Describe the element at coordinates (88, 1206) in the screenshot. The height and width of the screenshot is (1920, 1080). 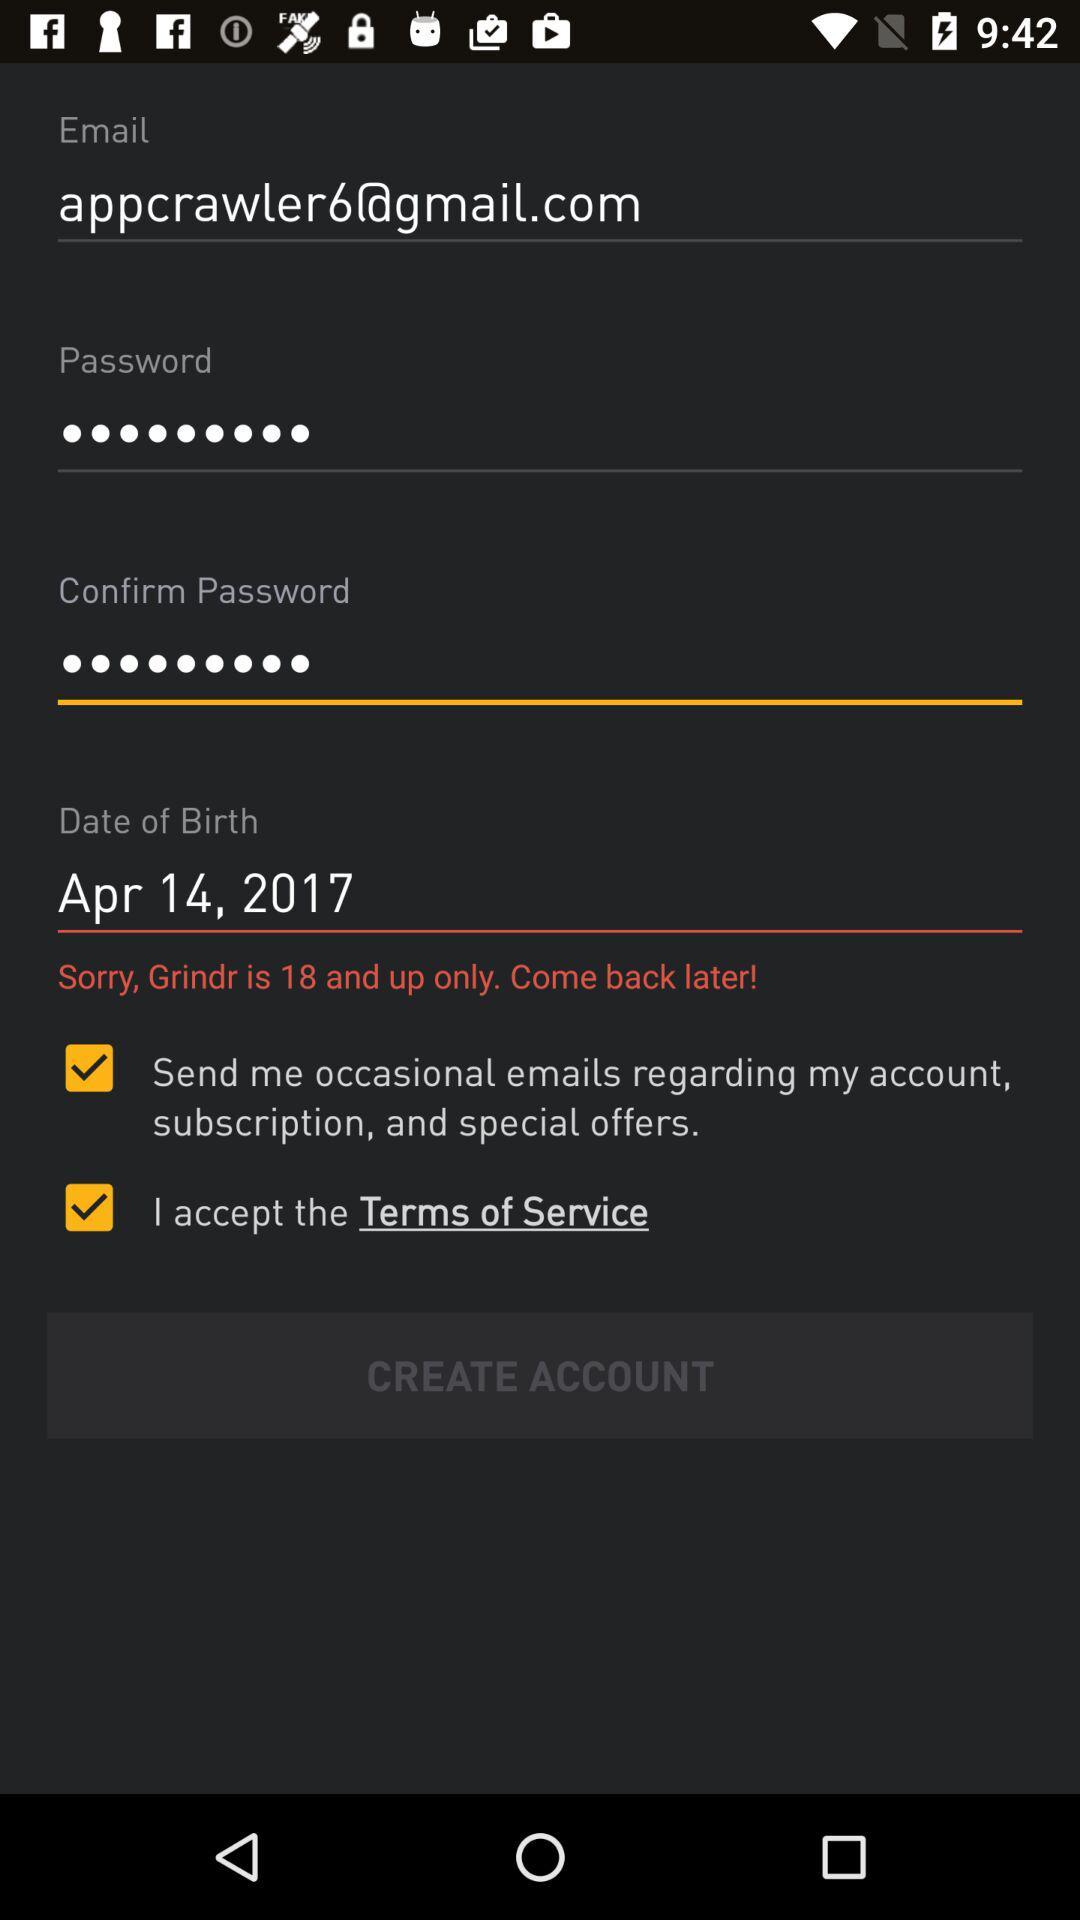
I see `accept the tam the condition` at that location.